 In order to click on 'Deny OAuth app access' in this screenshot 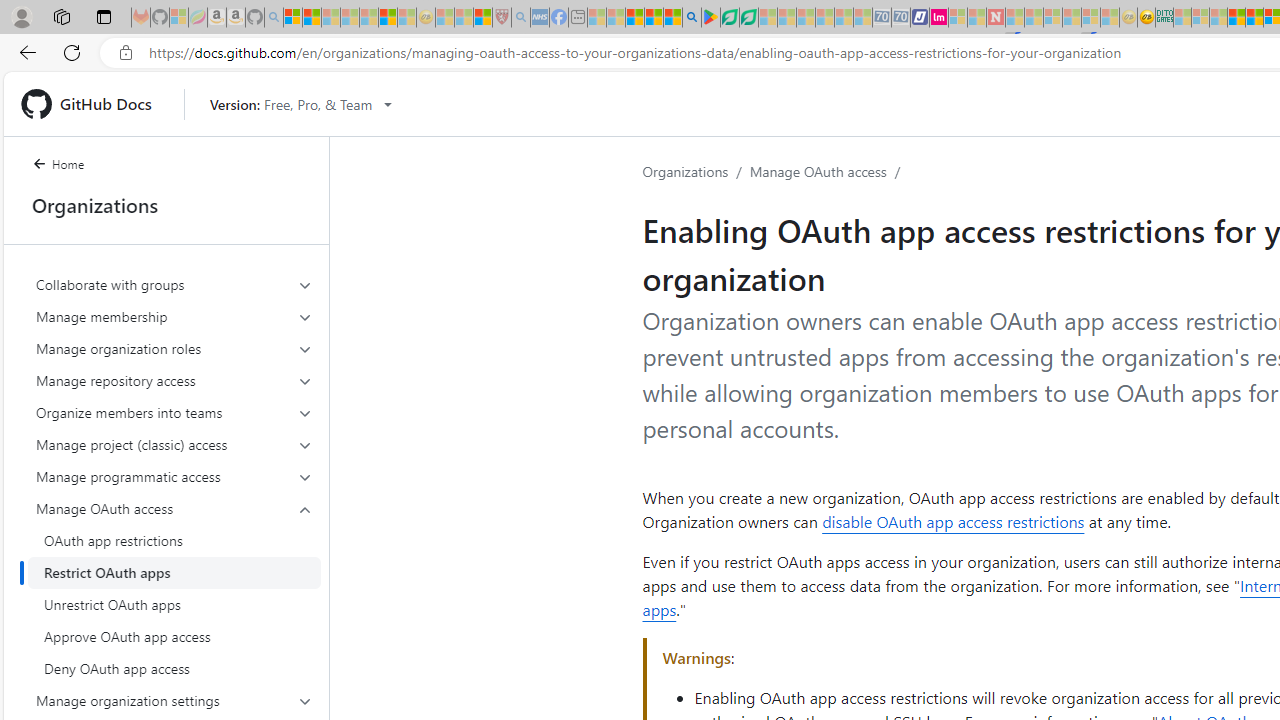, I will do `click(174, 668)`.